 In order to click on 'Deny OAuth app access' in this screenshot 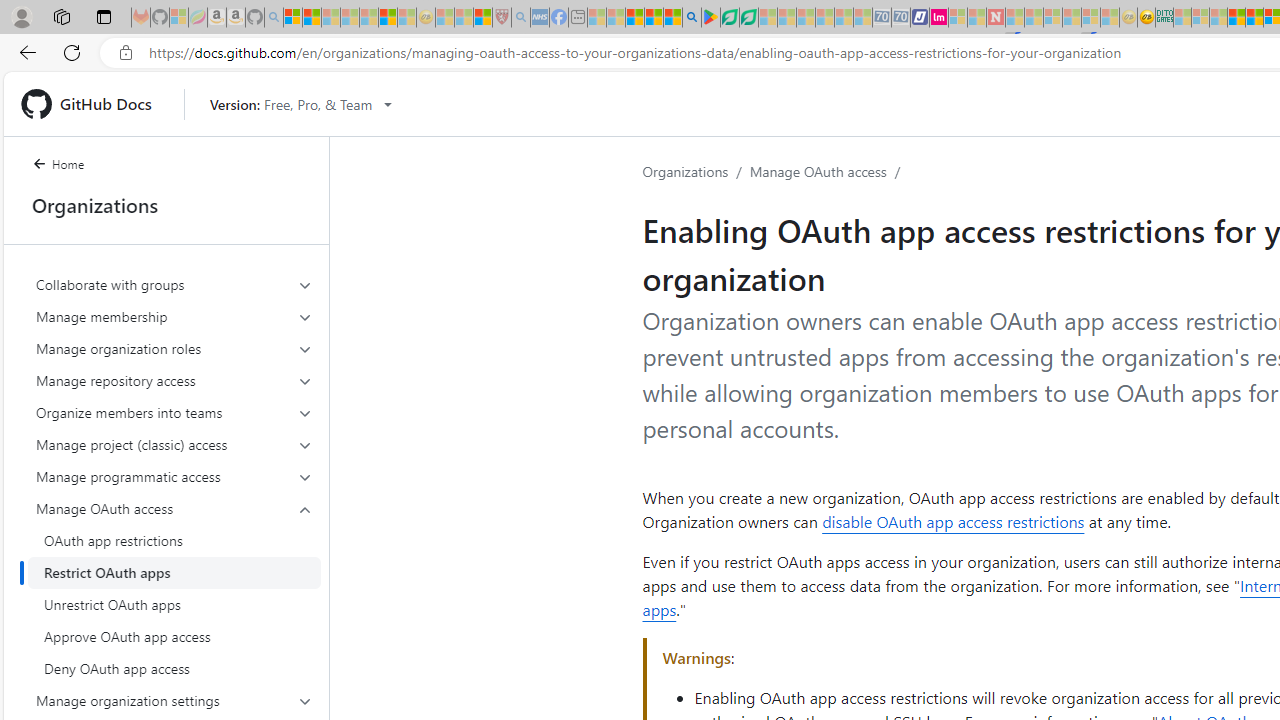, I will do `click(174, 668)`.